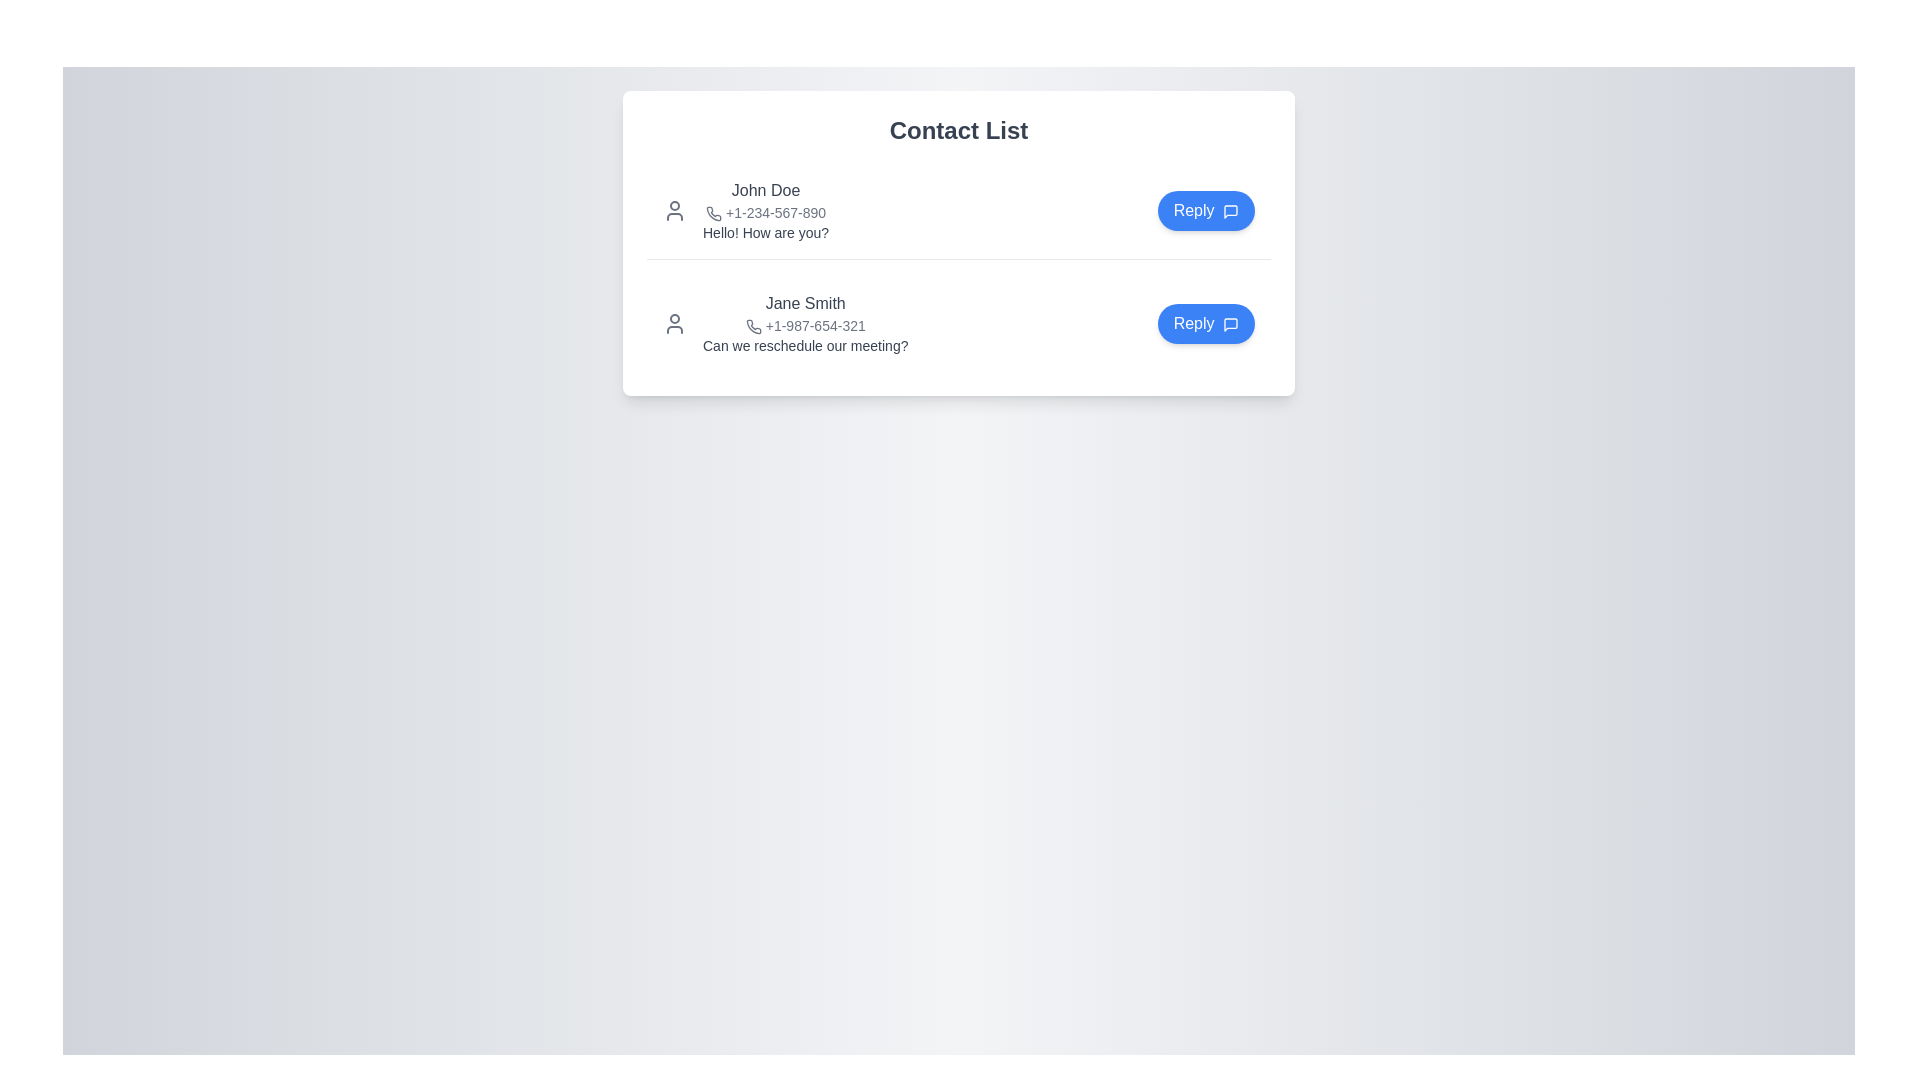  I want to click on the phone icon located in the contact information section for 'Jane Smith', adjacent to the phone number '+1-987-654-321', so click(752, 326).